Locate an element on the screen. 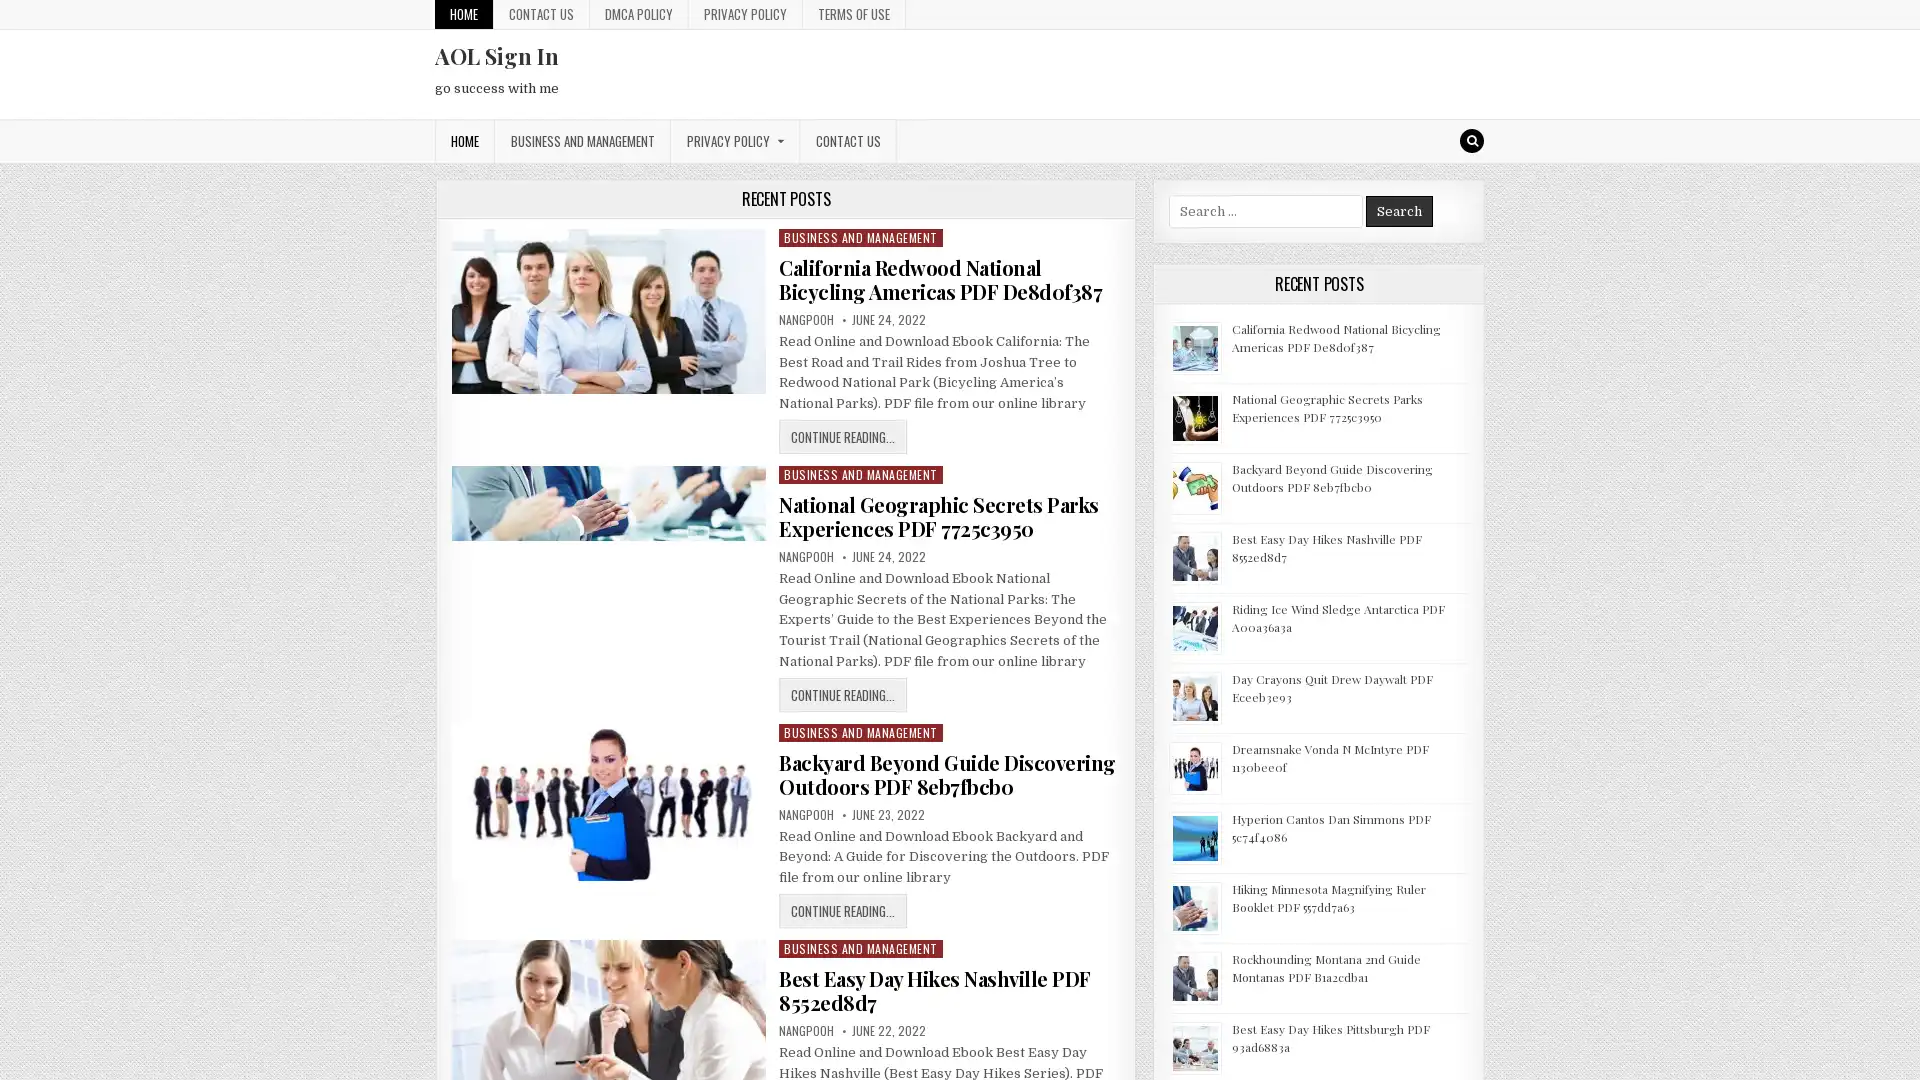 This screenshot has height=1080, width=1920. Search is located at coordinates (1398, 211).